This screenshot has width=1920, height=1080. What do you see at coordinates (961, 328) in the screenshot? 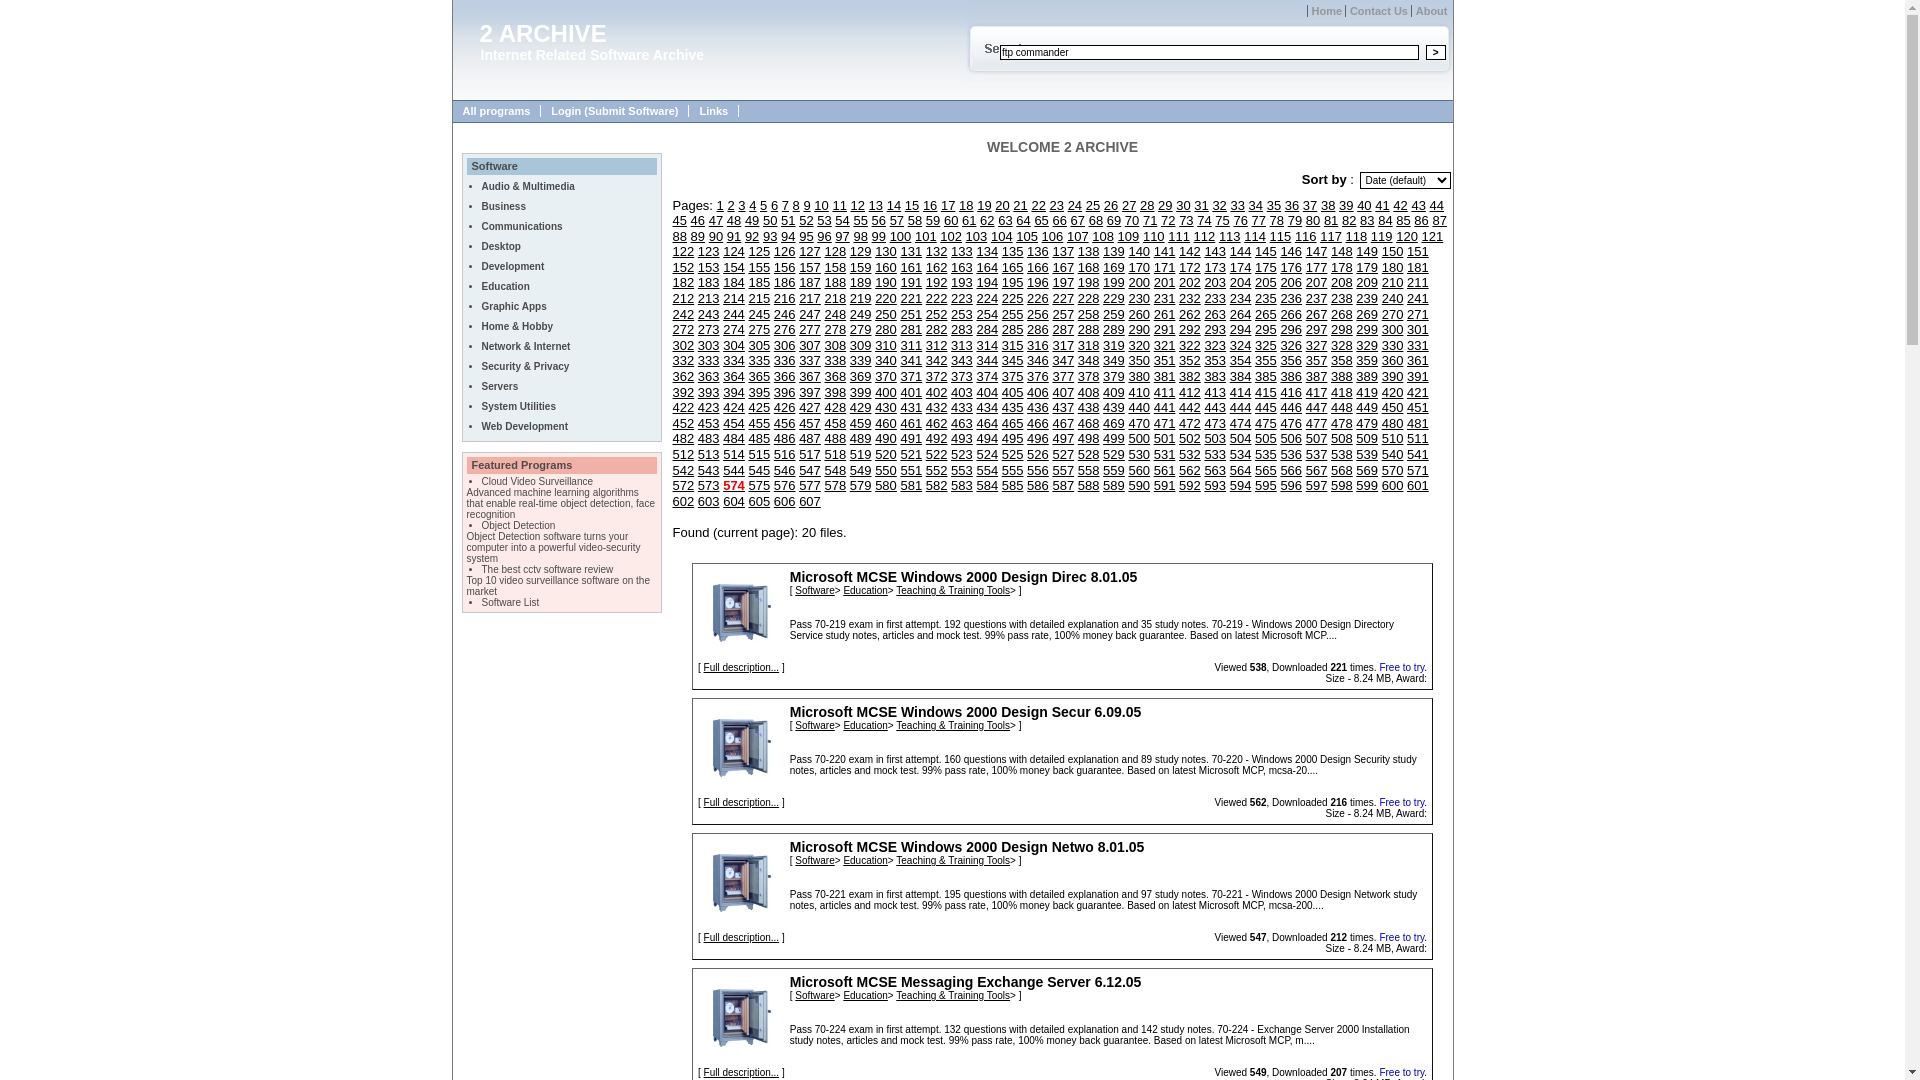
I see `'283'` at bounding box center [961, 328].